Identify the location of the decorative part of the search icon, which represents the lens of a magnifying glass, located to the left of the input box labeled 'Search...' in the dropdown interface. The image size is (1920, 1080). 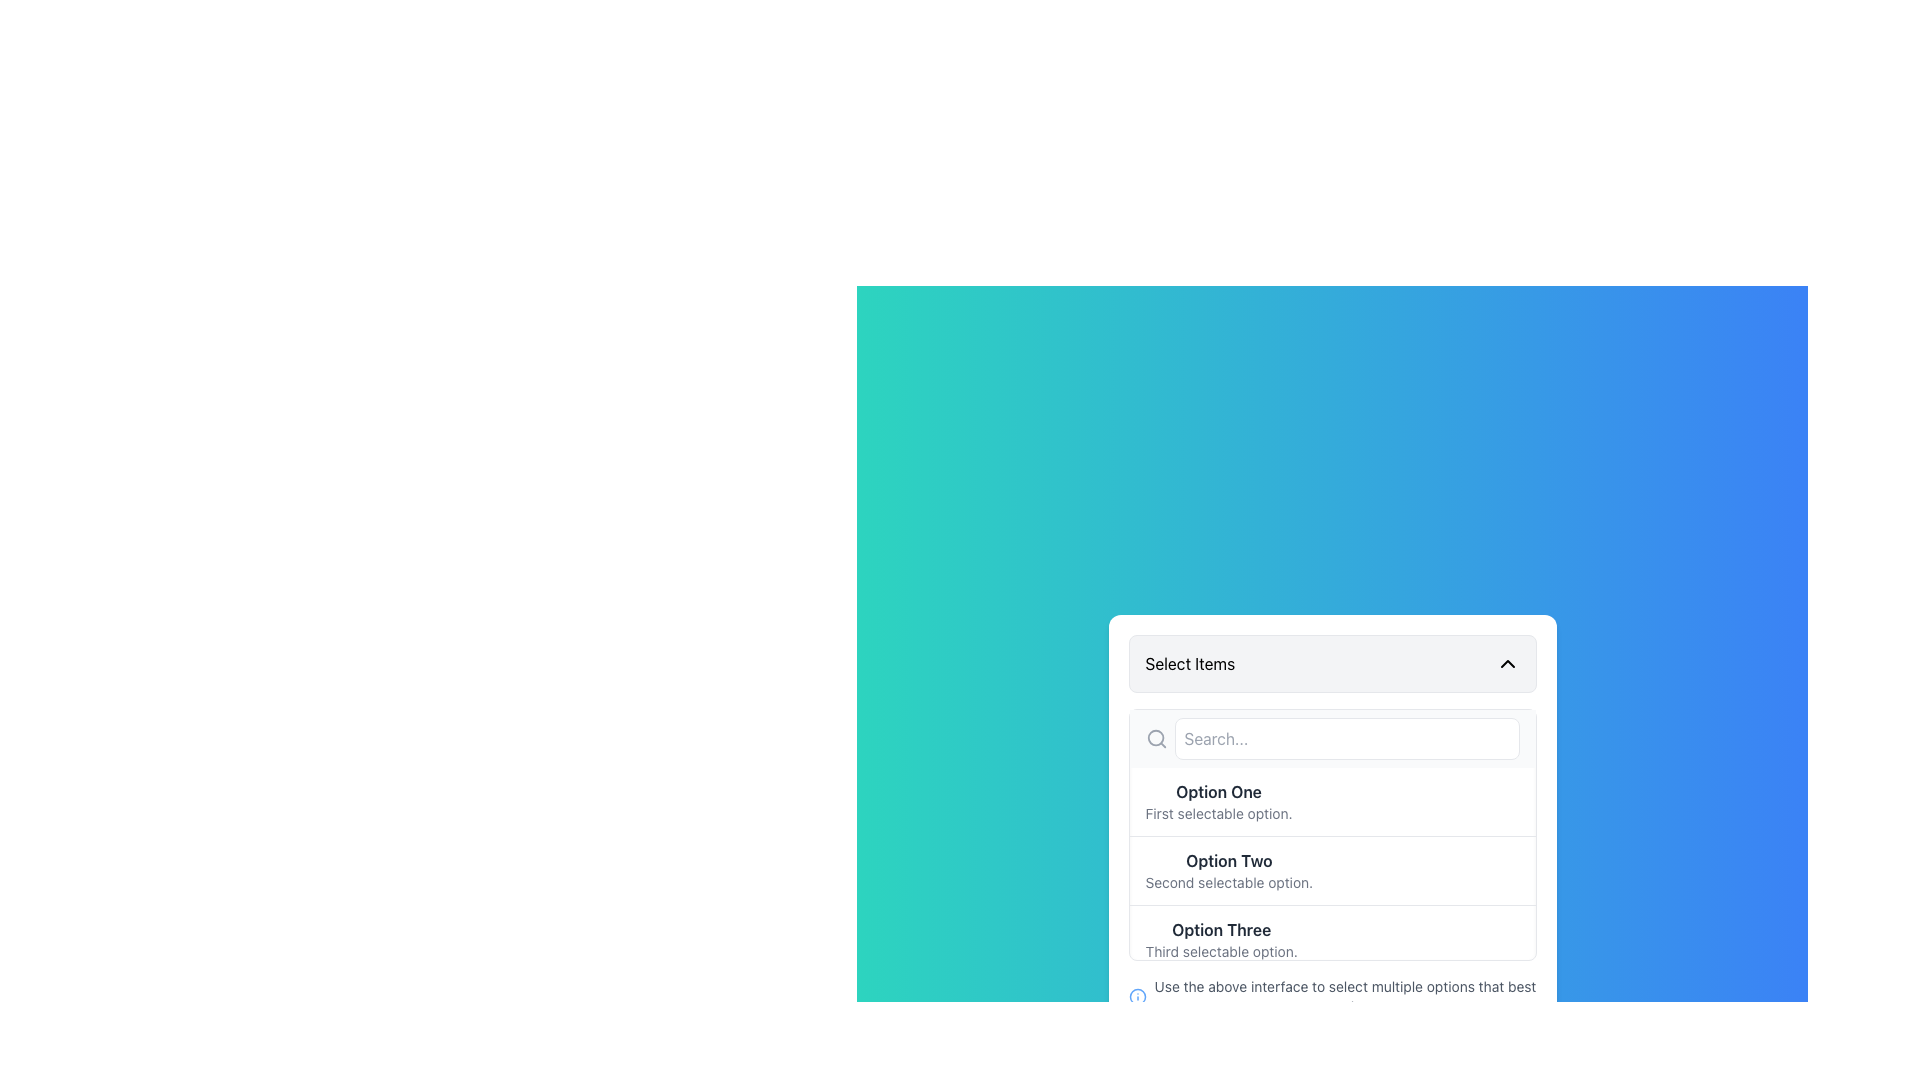
(1155, 738).